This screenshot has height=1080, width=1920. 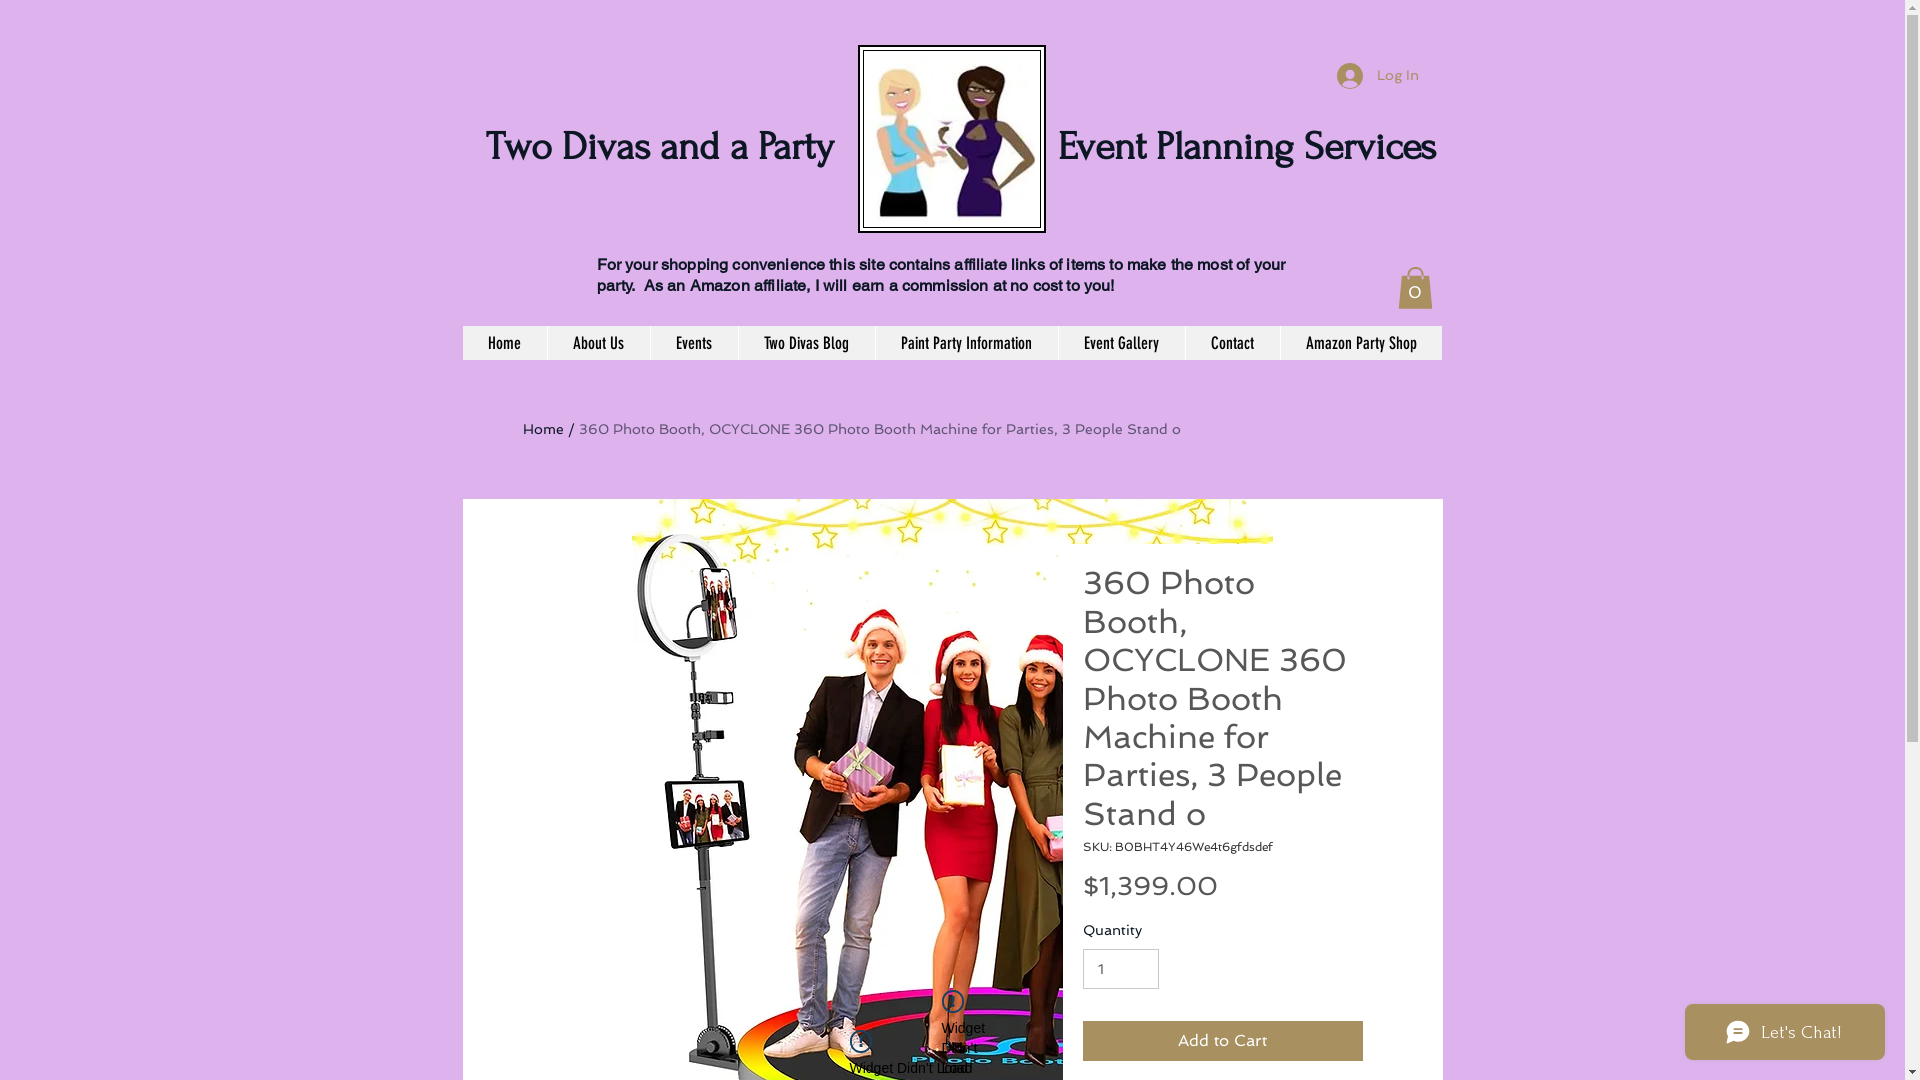 What do you see at coordinates (1360, 342) in the screenshot?
I see `'Amazon Party Shop'` at bounding box center [1360, 342].